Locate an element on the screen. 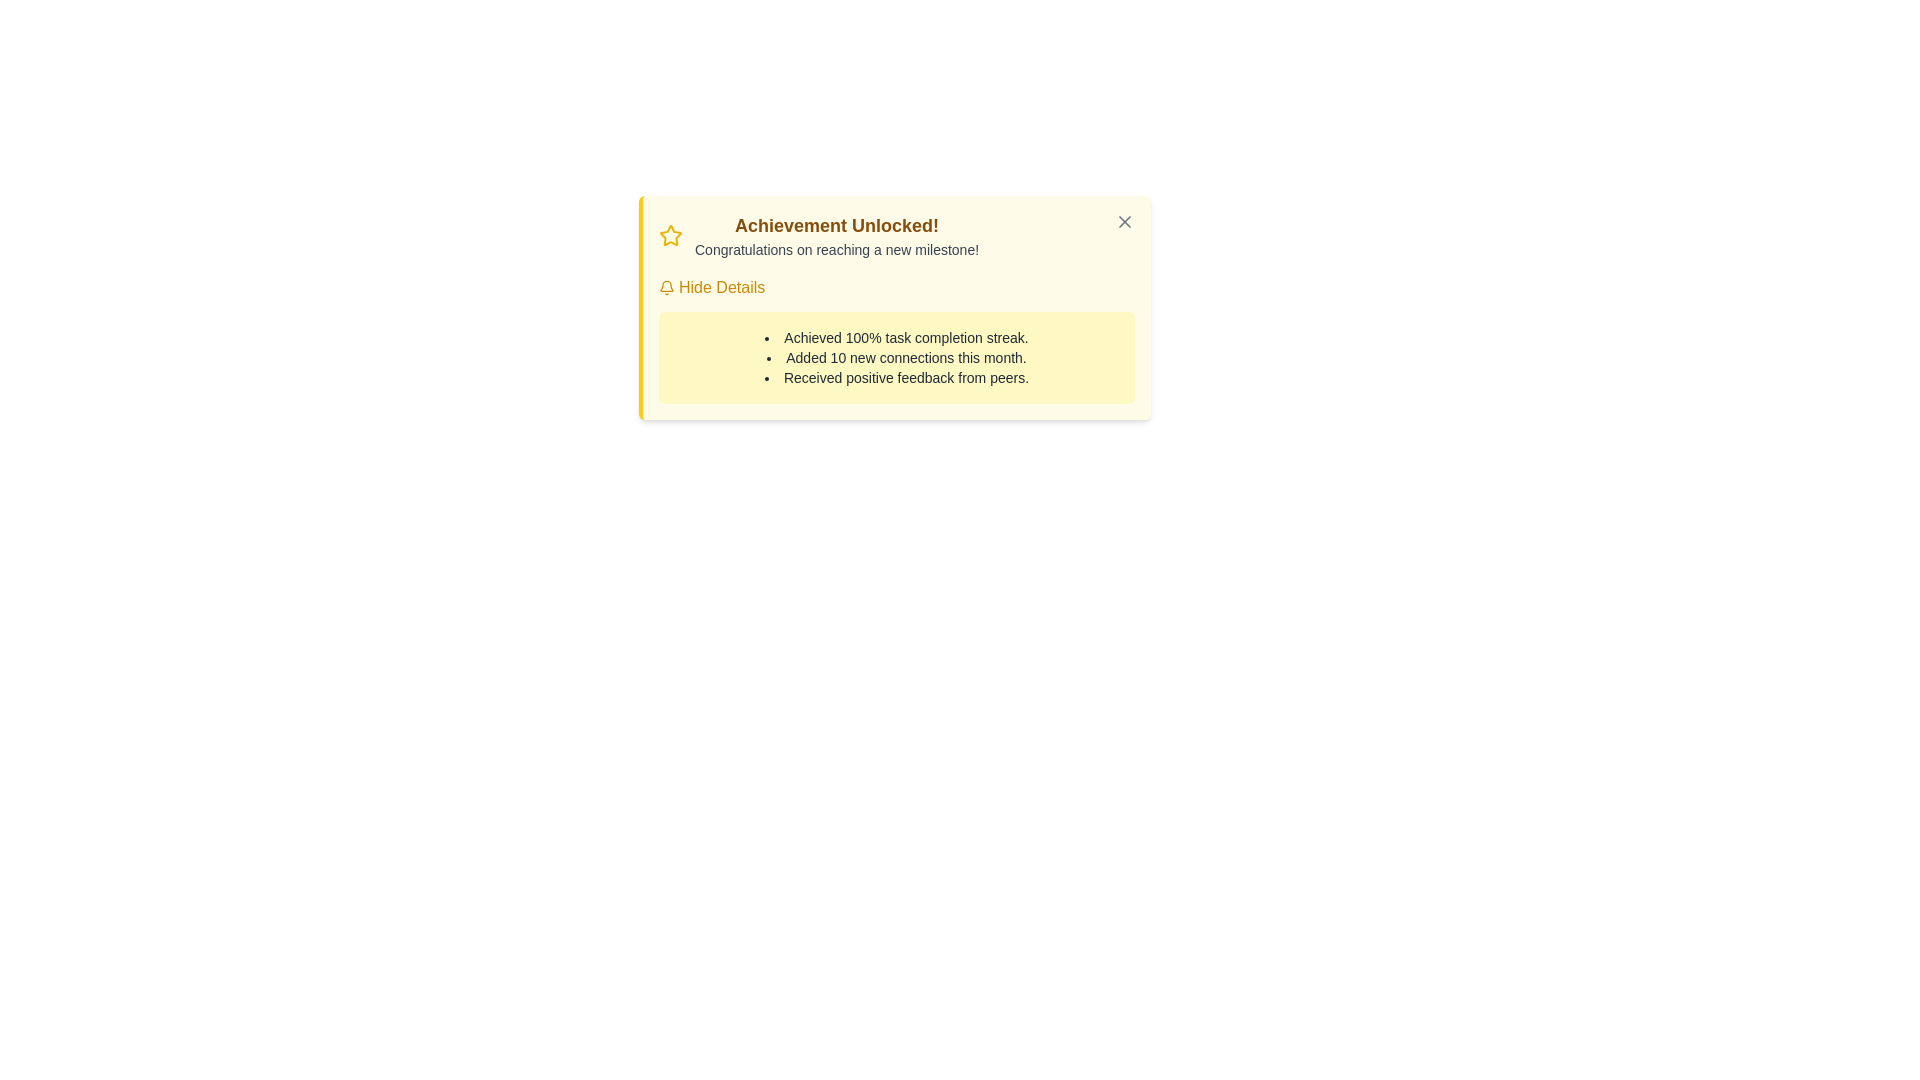  the bell icon indicating notifications, located to the left of the 'Hide Details' text in the notification card is located at coordinates (667, 288).